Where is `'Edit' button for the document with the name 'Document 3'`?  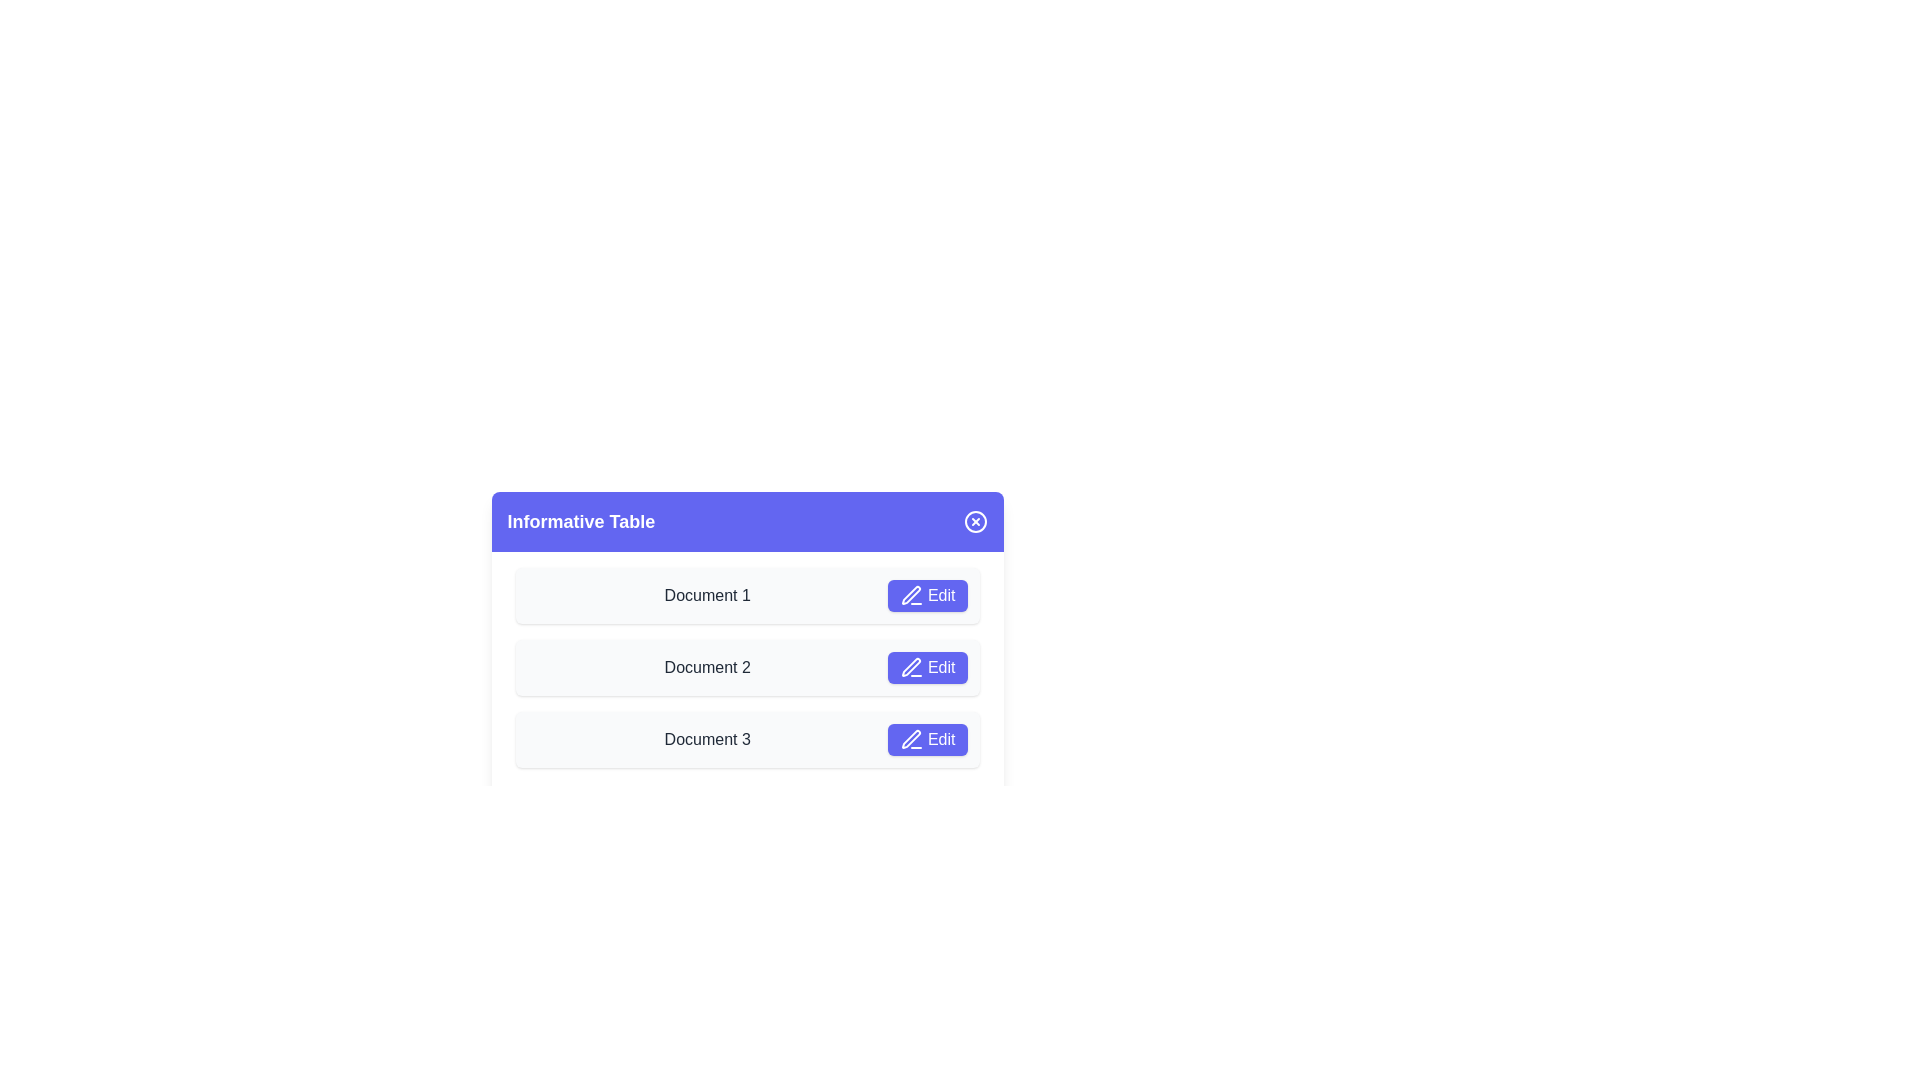 'Edit' button for the document with the name 'Document 3' is located at coordinates (926, 740).